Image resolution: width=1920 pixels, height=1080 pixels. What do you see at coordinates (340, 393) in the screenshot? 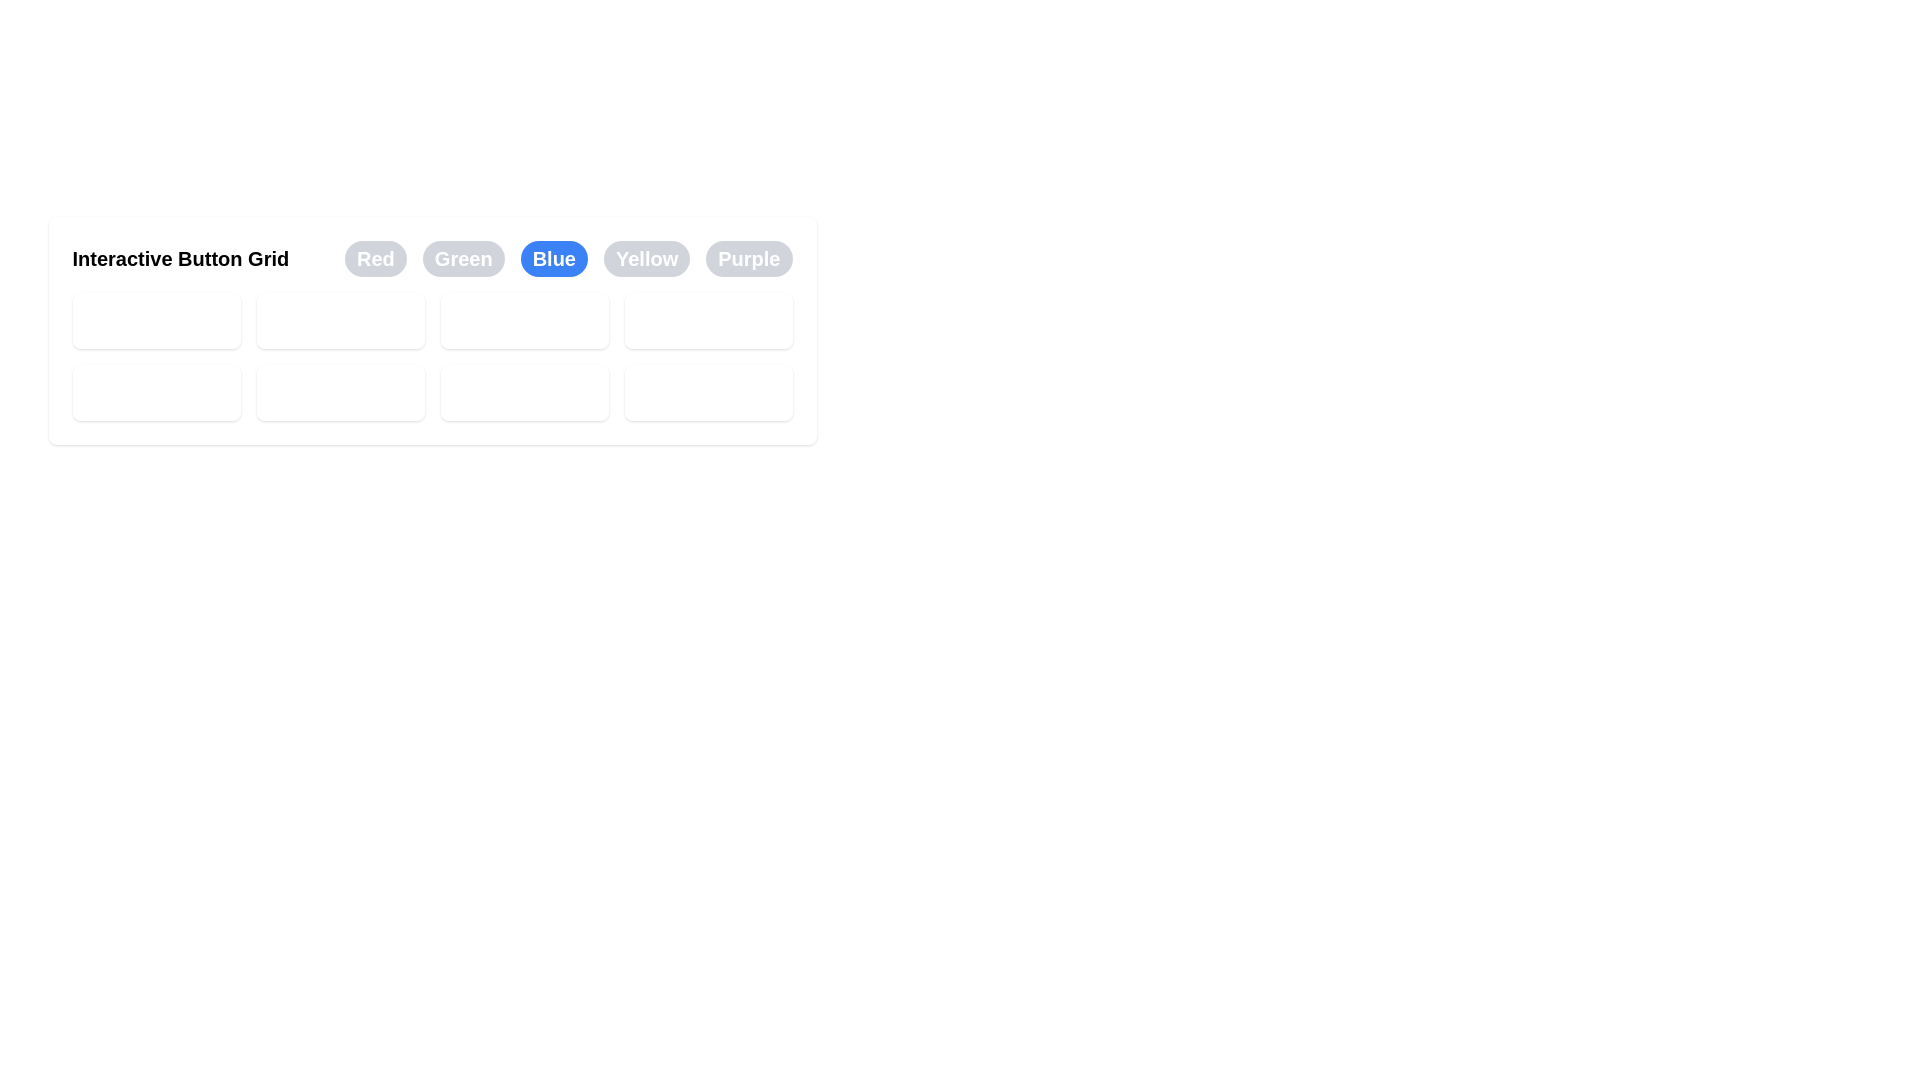
I see `the interactive element labeled 'Button 6', located in the second row and second column of the button grid` at bounding box center [340, 393].